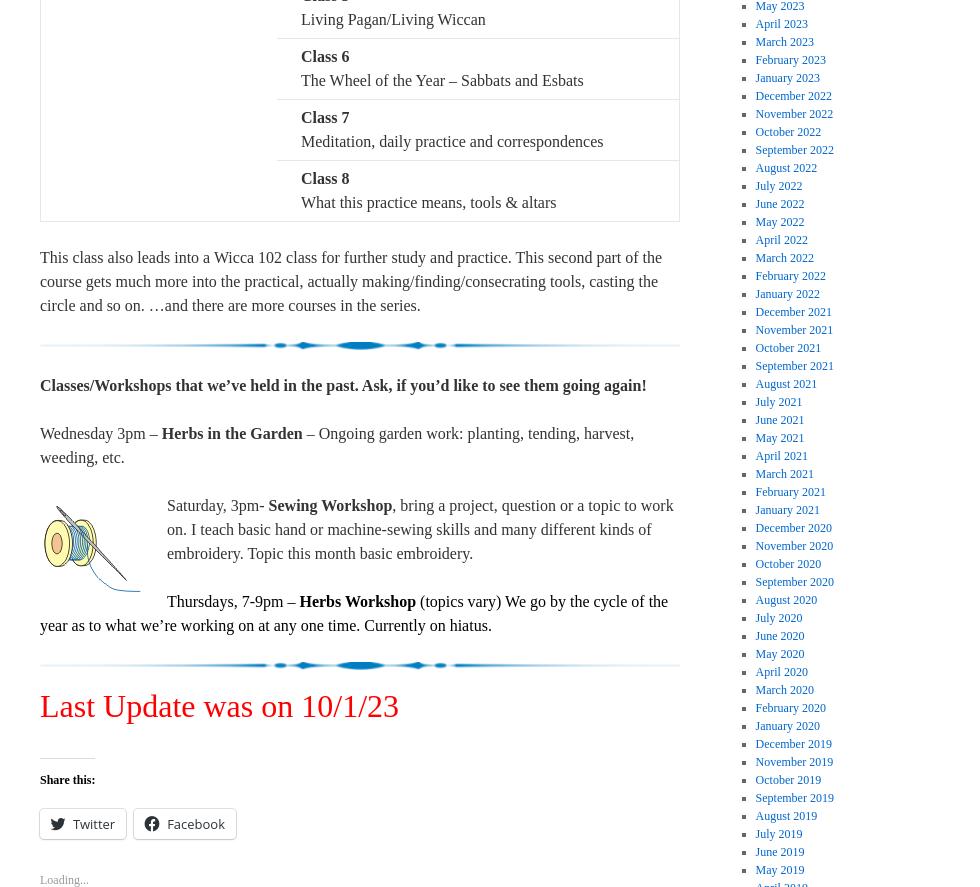 The image size is (980, 887). What do you see at coordinates (219, 704) in the screenshot?
I see `'Last Update was on 10/1/23'` at bounding box center [219, 704].